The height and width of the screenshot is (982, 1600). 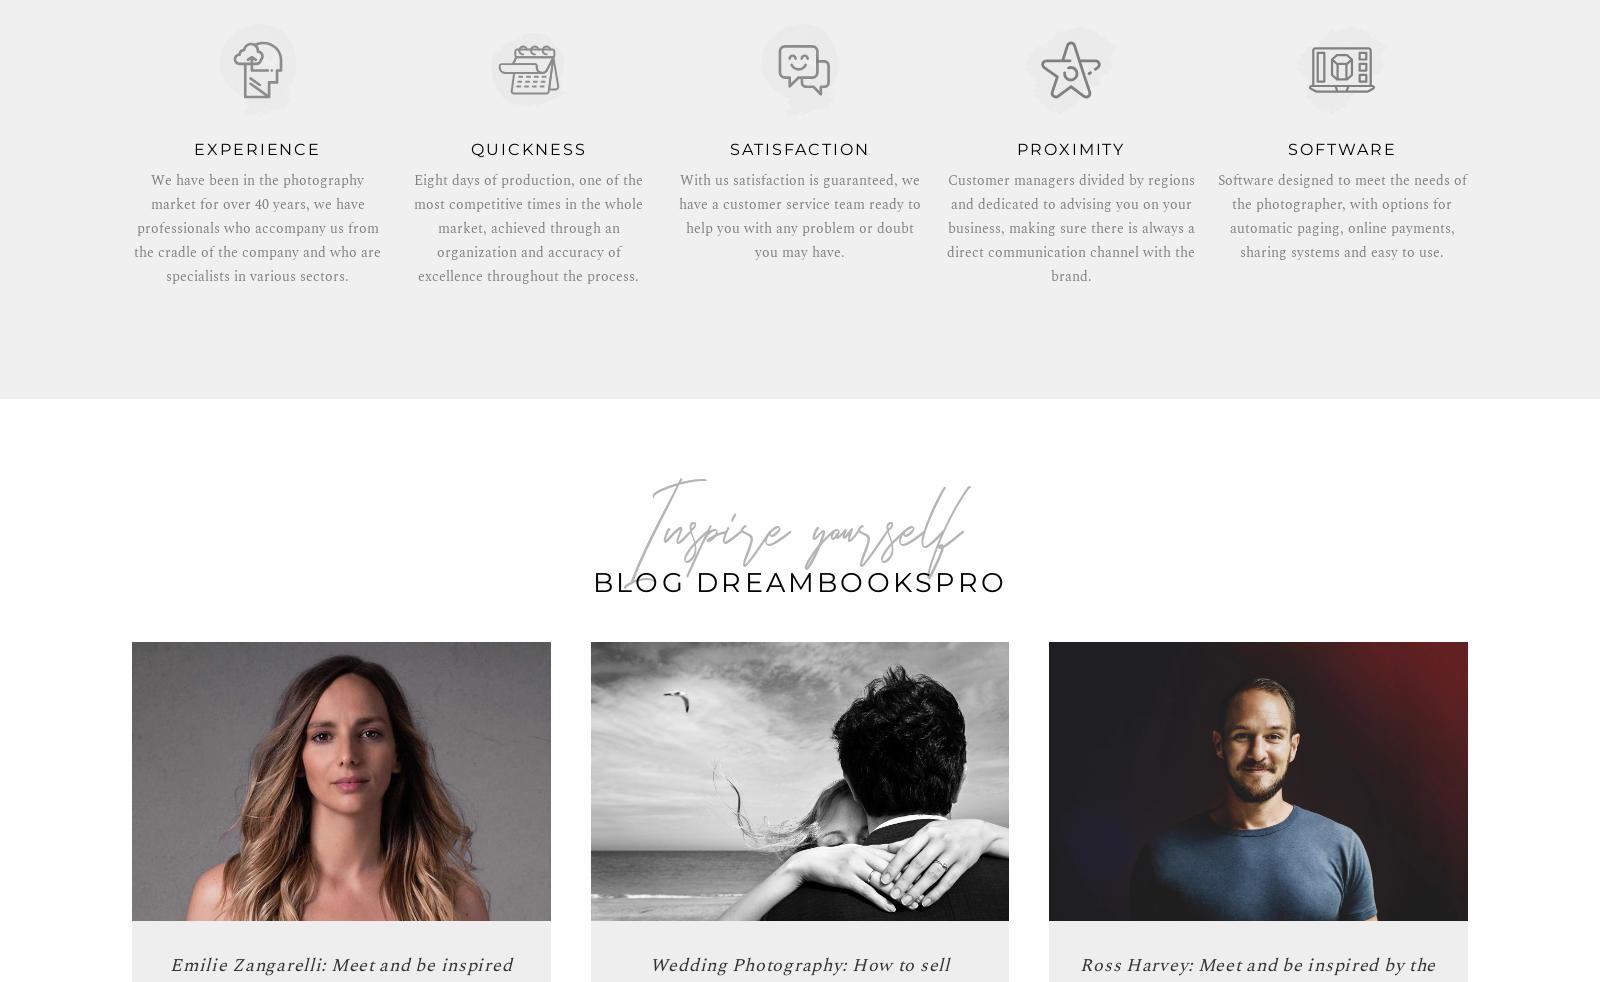 What do you see at coordinates (527, 227) in the screenshot?
I see `'Eight days of production, one of the most competitive times in the whole market, achieved through an organization and accuracy of excellence throughout the process.'` at bounding box center [527, 227].